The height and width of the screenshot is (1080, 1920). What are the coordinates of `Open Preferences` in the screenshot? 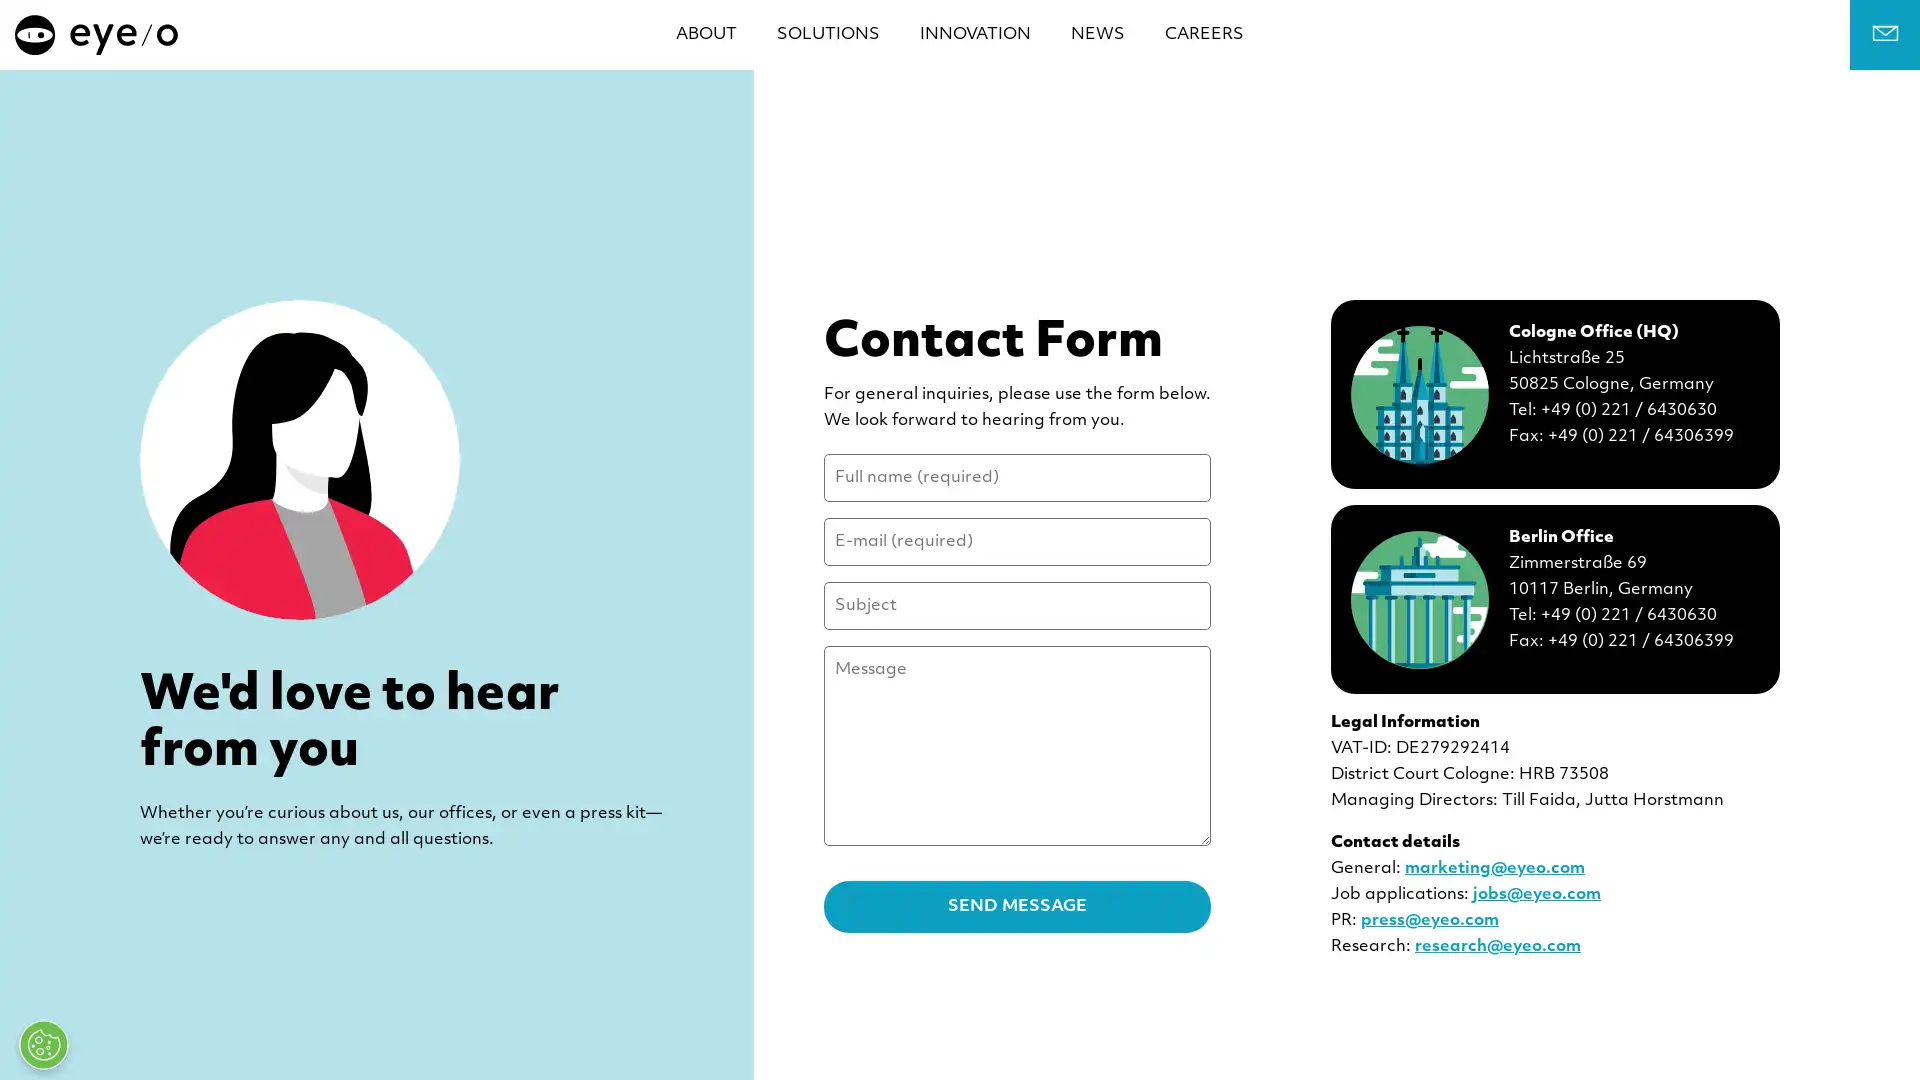 It's located at (43, 1044).